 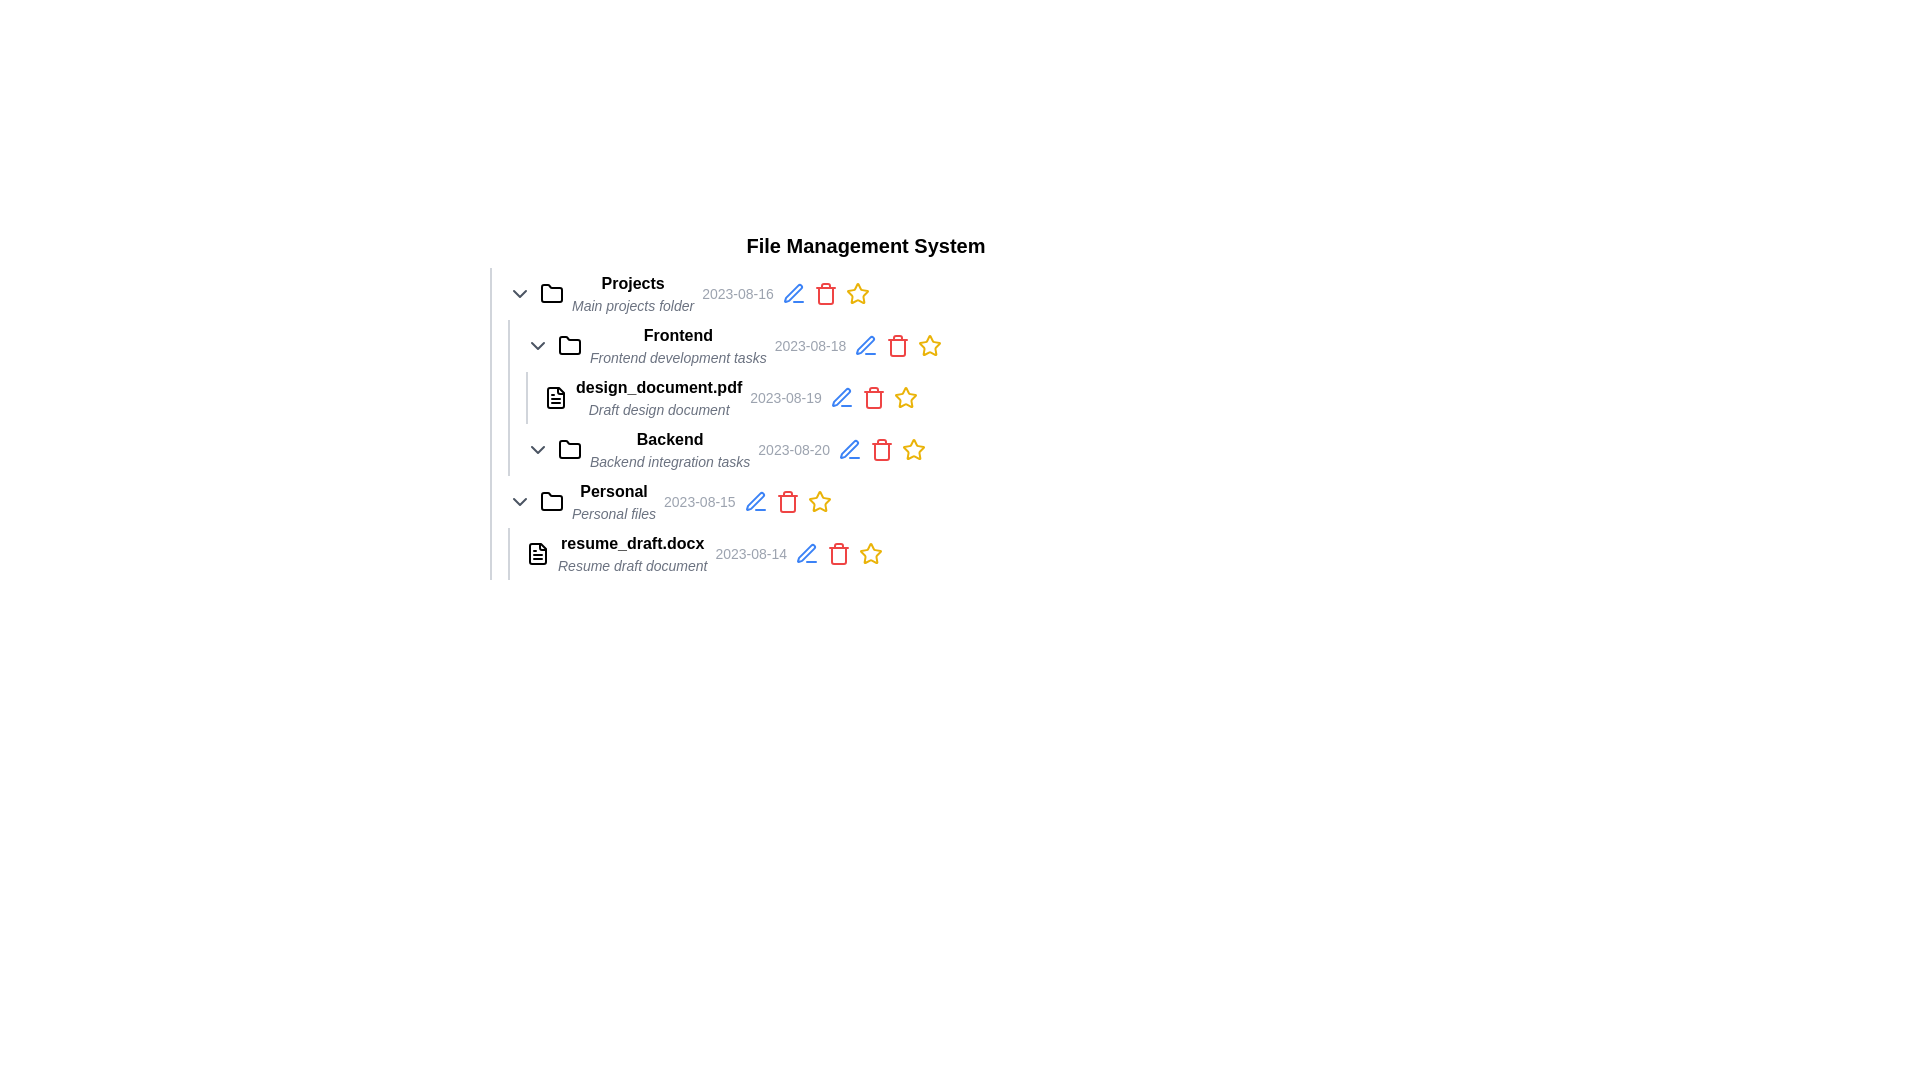 I want to click on the star icon located at the far right of the 'resume_draft.docx' file entry, so click(x=912, y=448).